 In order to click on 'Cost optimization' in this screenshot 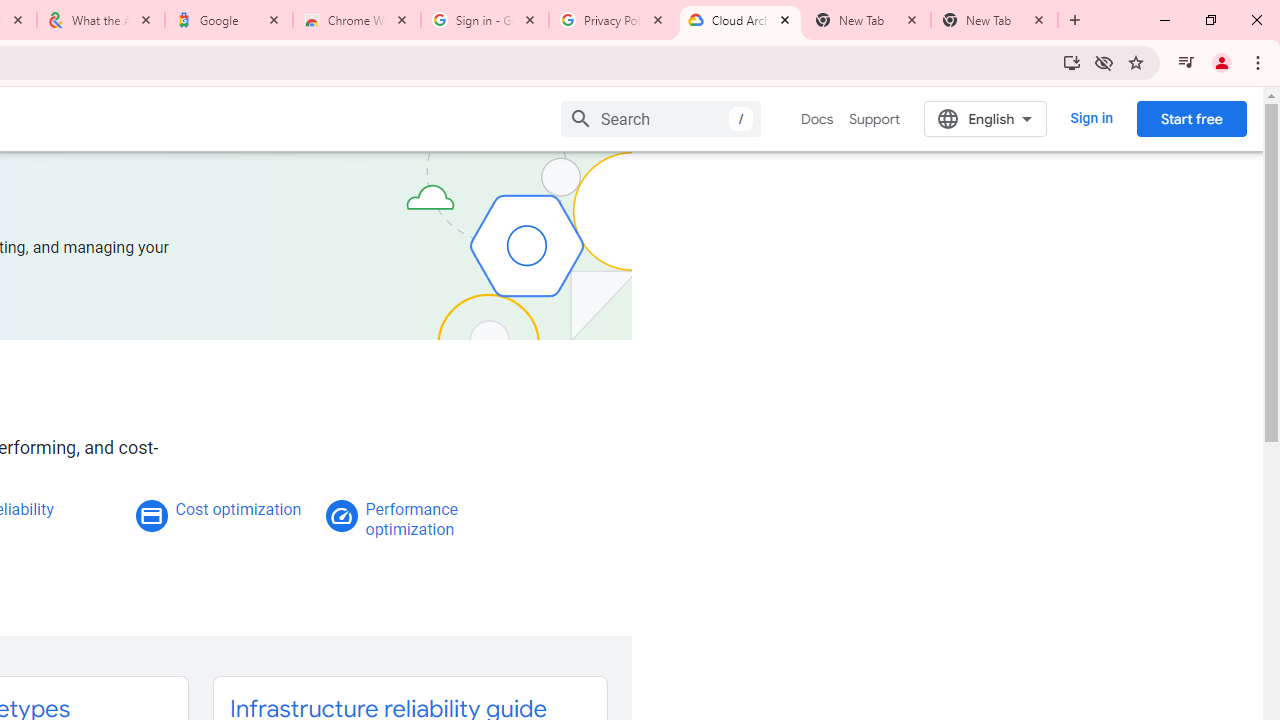, I will do `click(238, 508)`.